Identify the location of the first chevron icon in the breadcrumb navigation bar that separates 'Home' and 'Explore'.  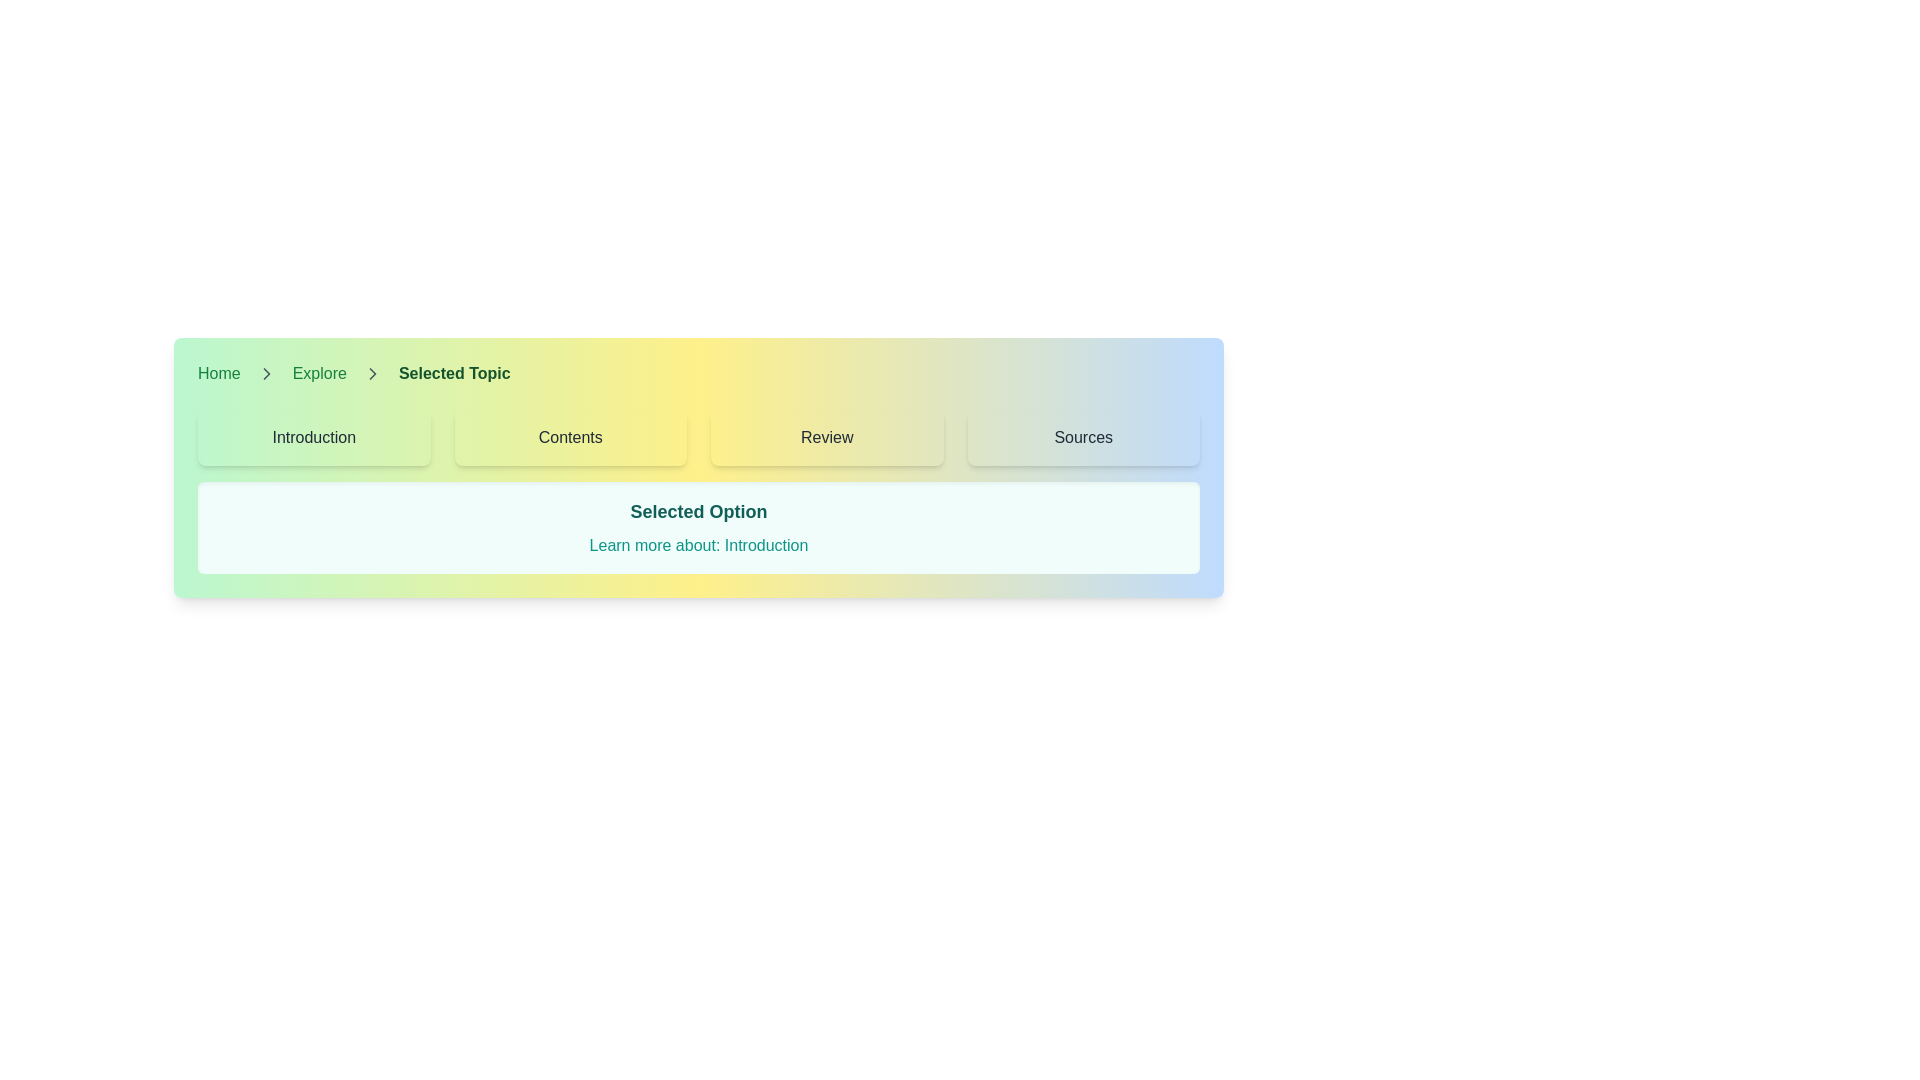
(265, 374).